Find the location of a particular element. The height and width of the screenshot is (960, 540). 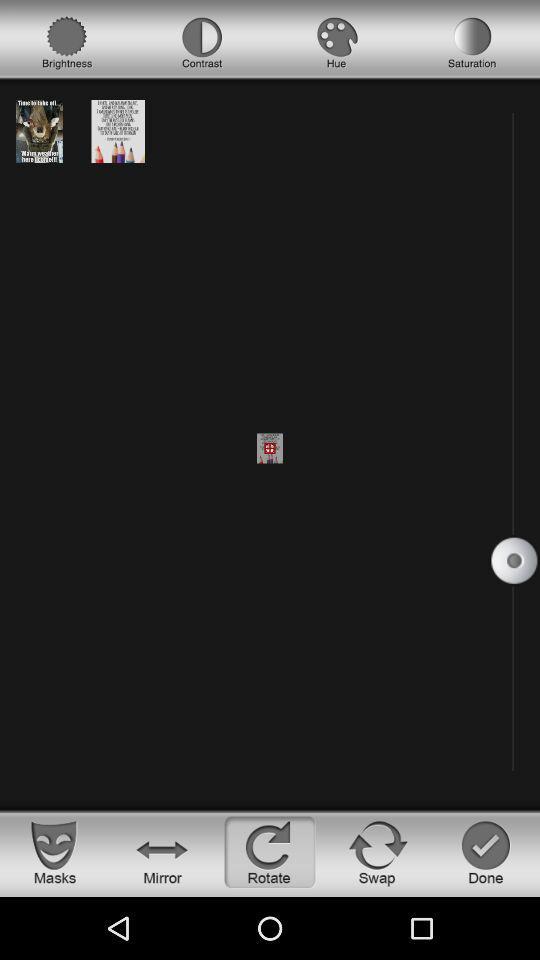

a option brightness which is on the top right corner of page is located at coordinates (67, 42).